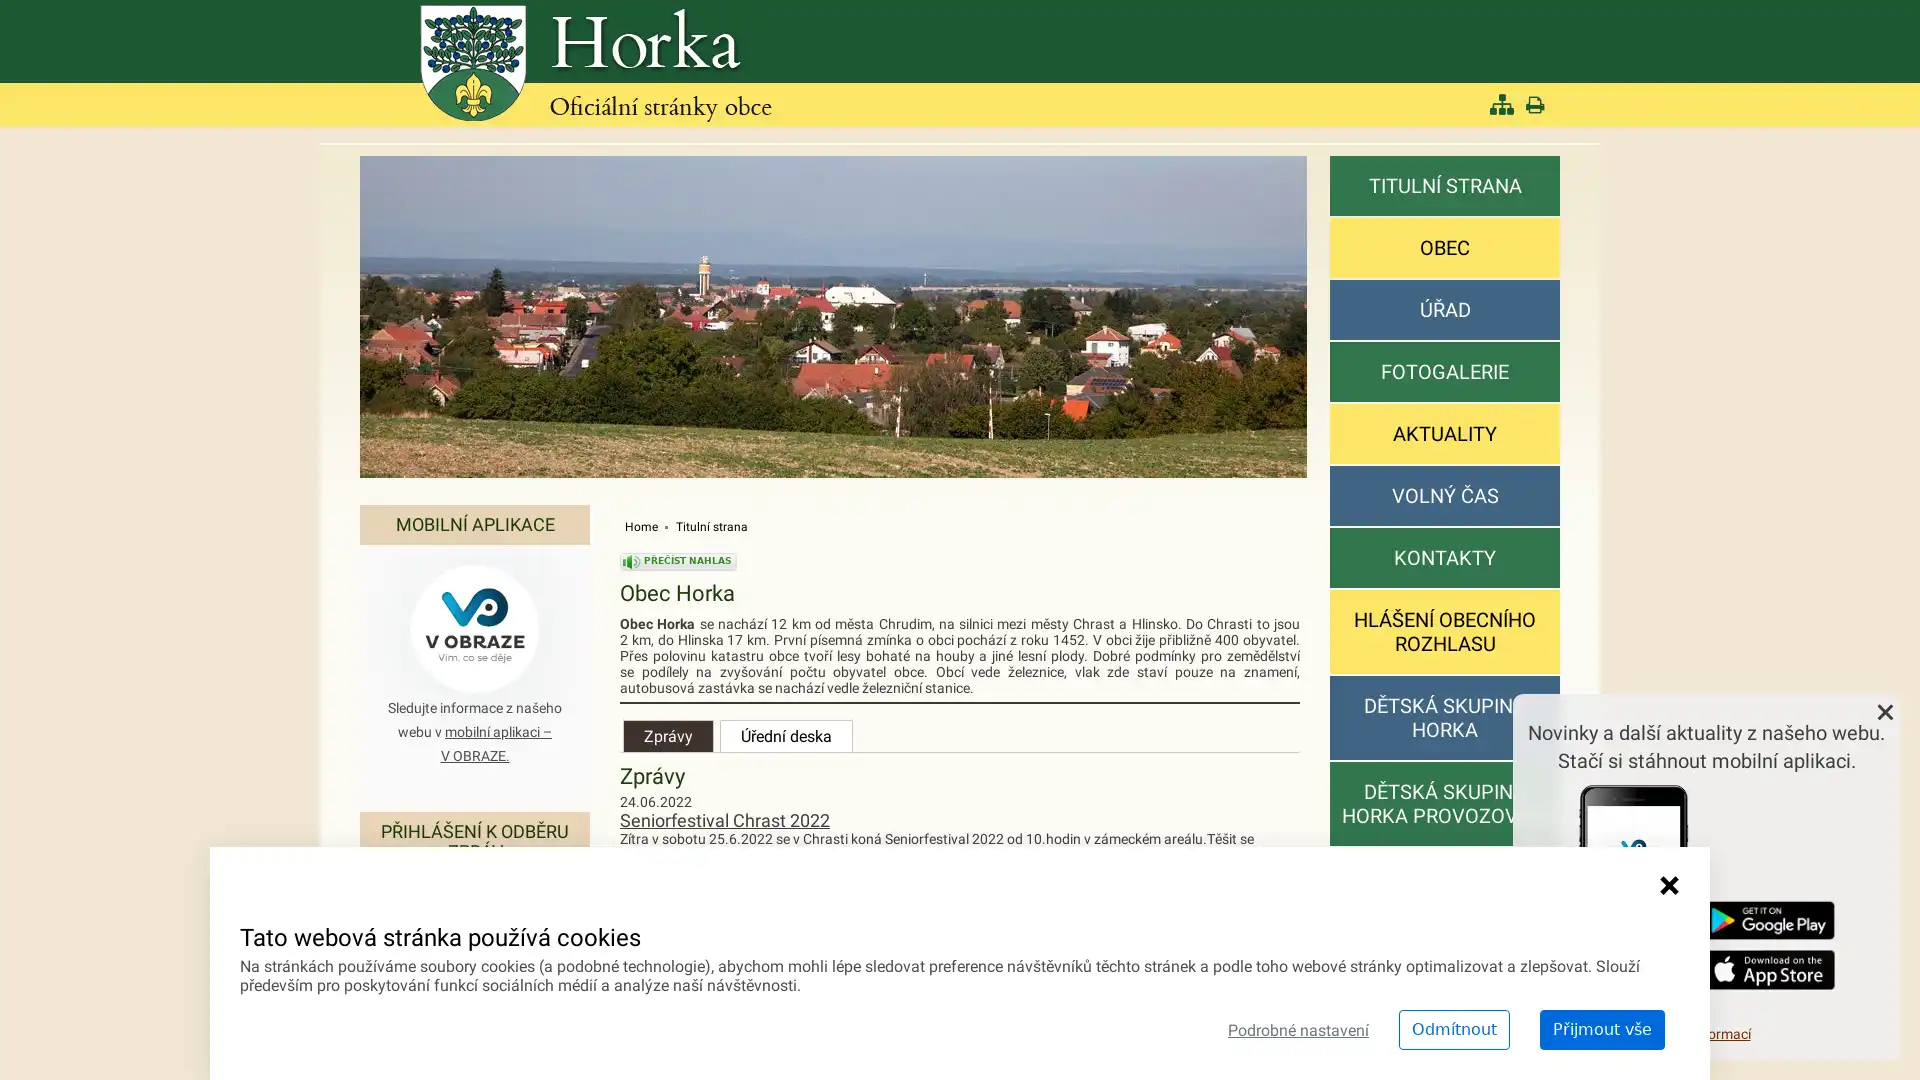 The image size is (1920, 1080). Describe the element at coordinates (1602, 1029) in the screenshot. I see `Prijmout vse` at that location.